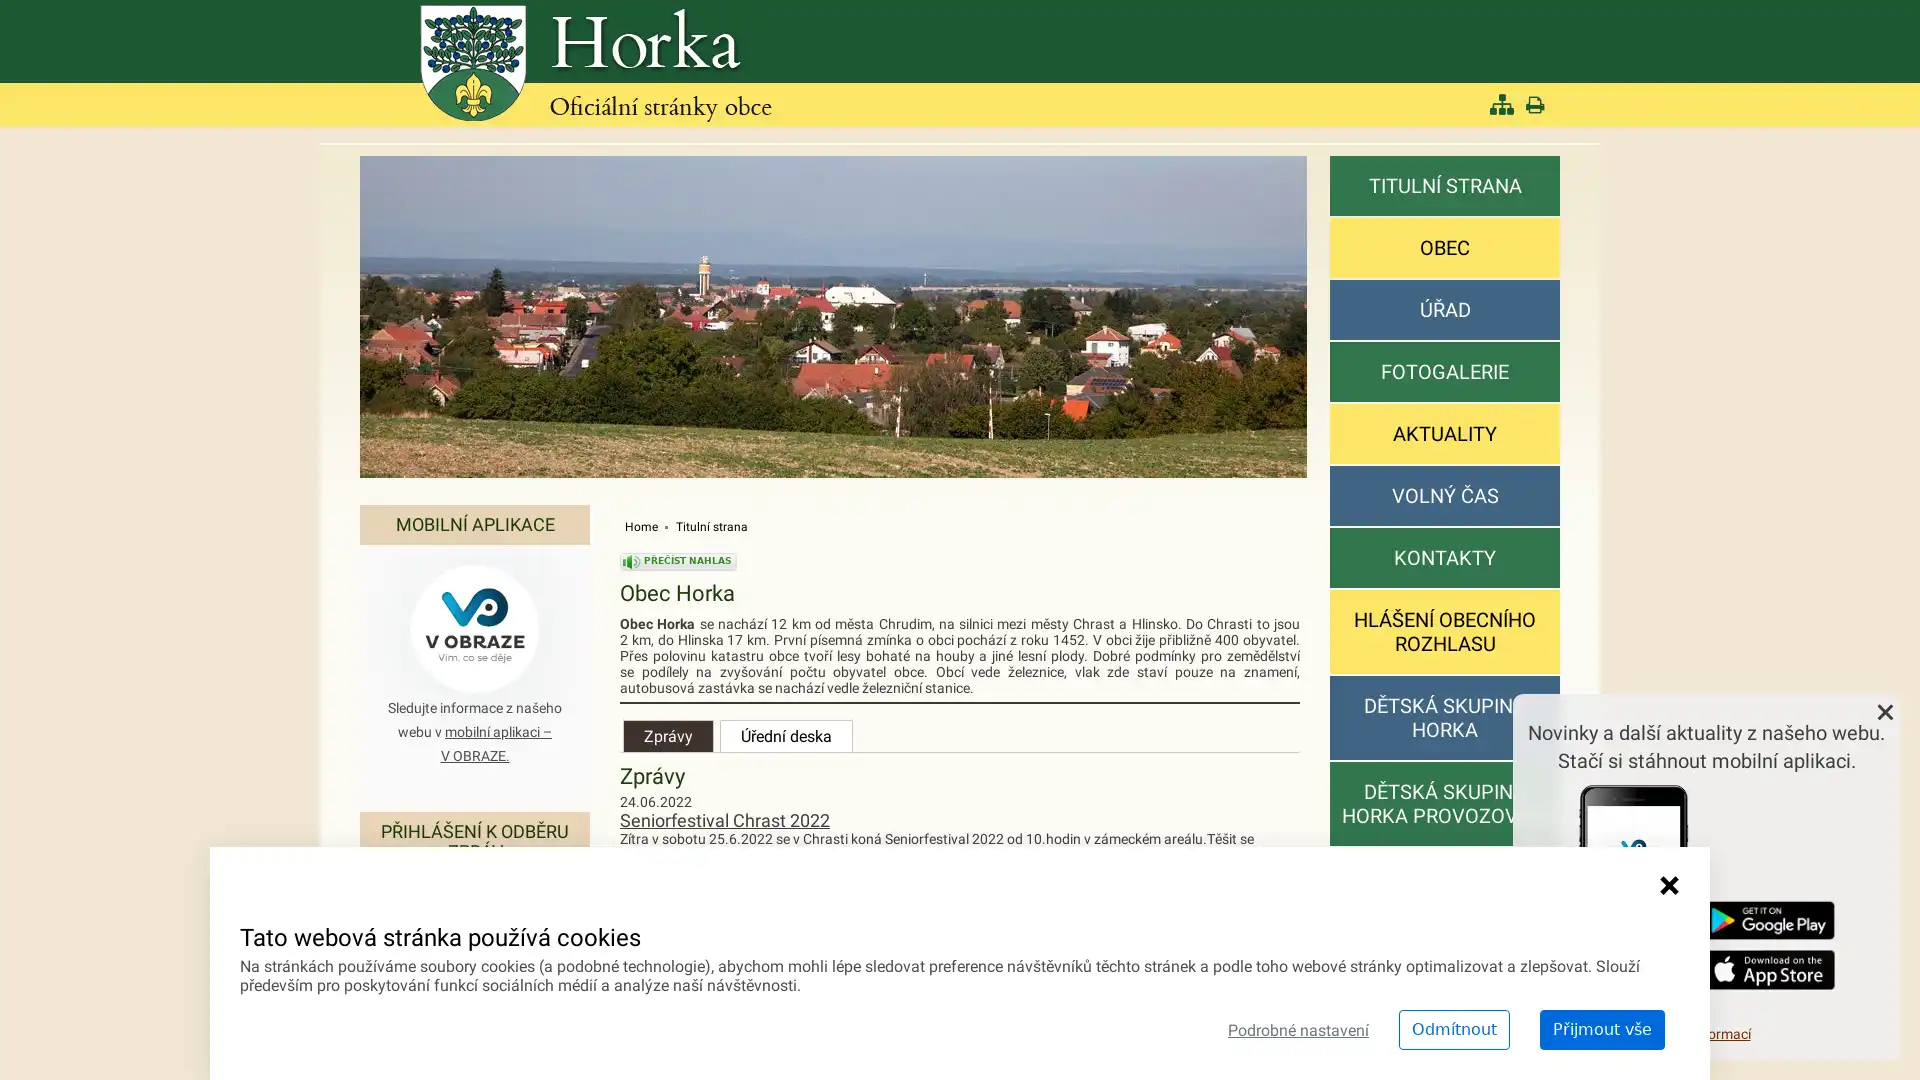 The image size is (1920, 1080). Describe the element at coordinates (1602, 1029) in the screenshot. I see `Prijmout vse` at that location.